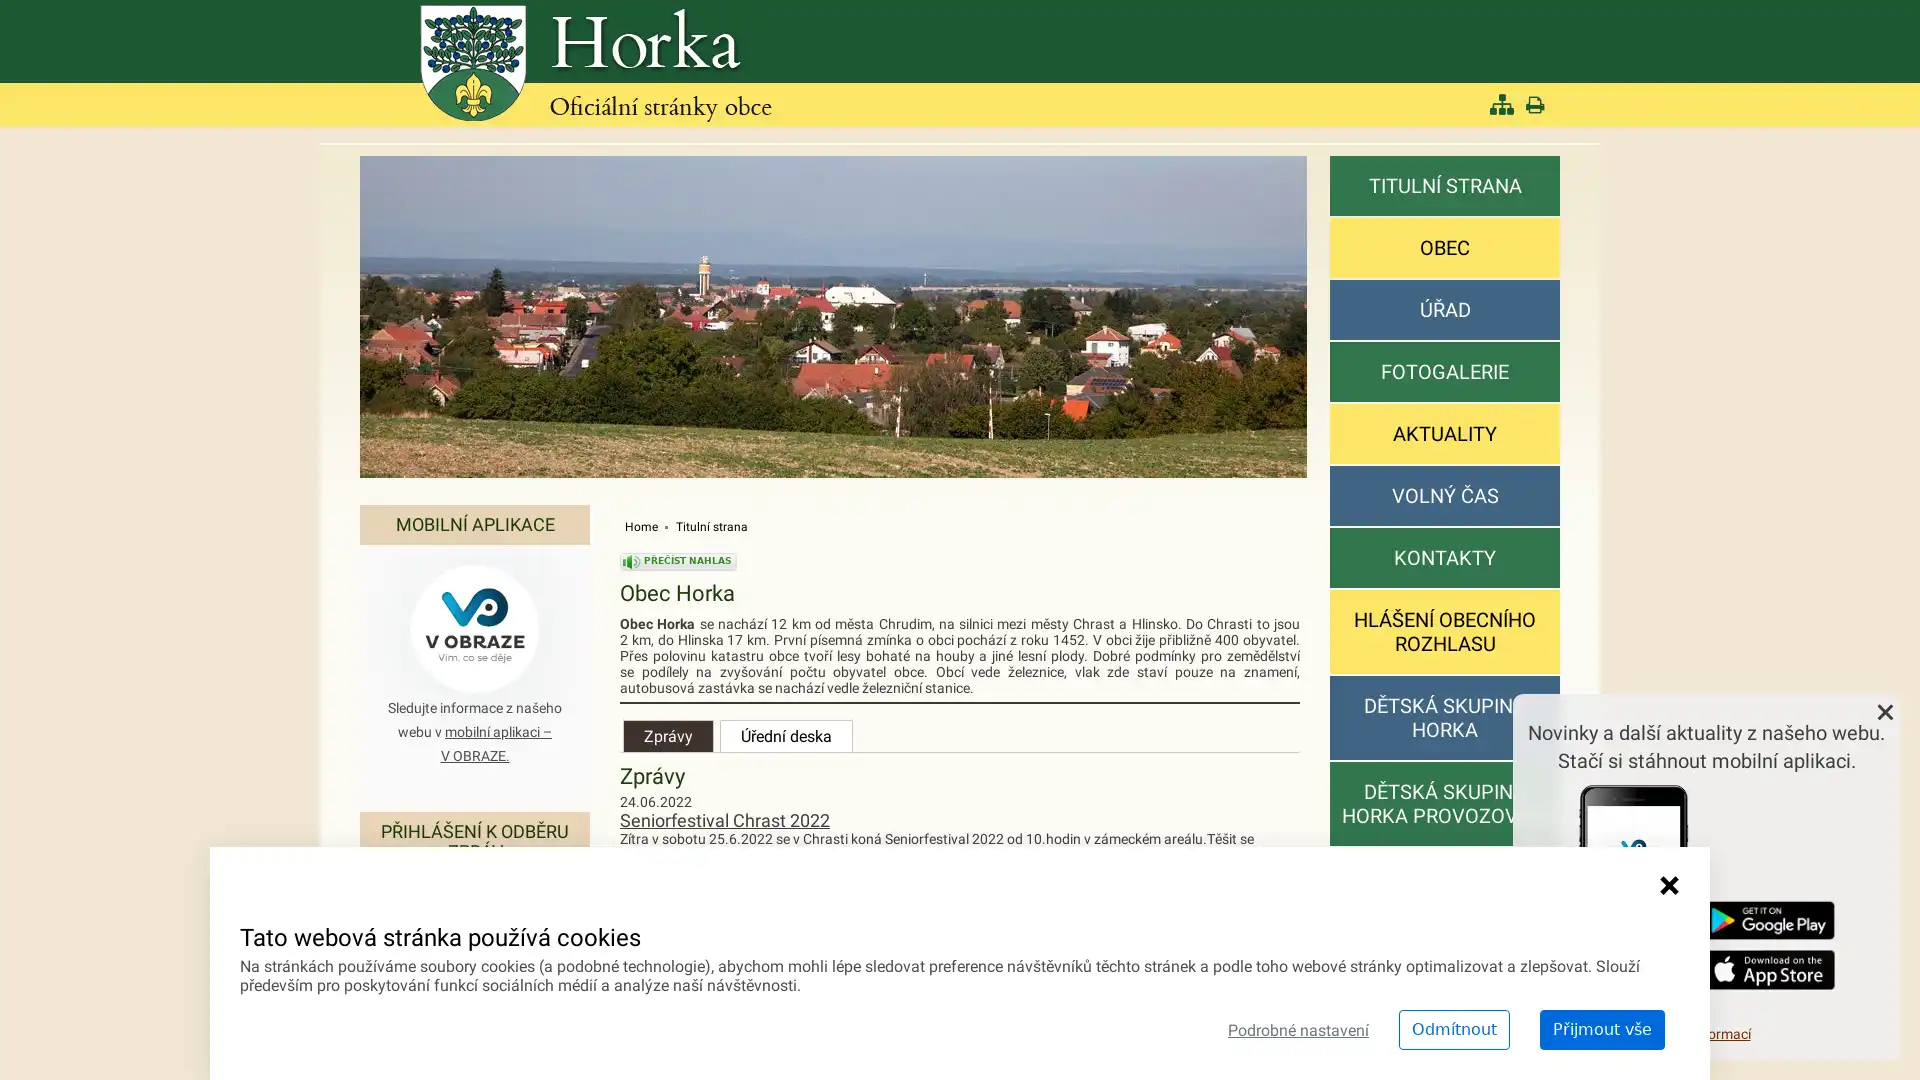 The image size is (1920, 1080). Describe the element at coordinates (1602, 1029) in the screenshot. I see `Prijmout vse` at that location.